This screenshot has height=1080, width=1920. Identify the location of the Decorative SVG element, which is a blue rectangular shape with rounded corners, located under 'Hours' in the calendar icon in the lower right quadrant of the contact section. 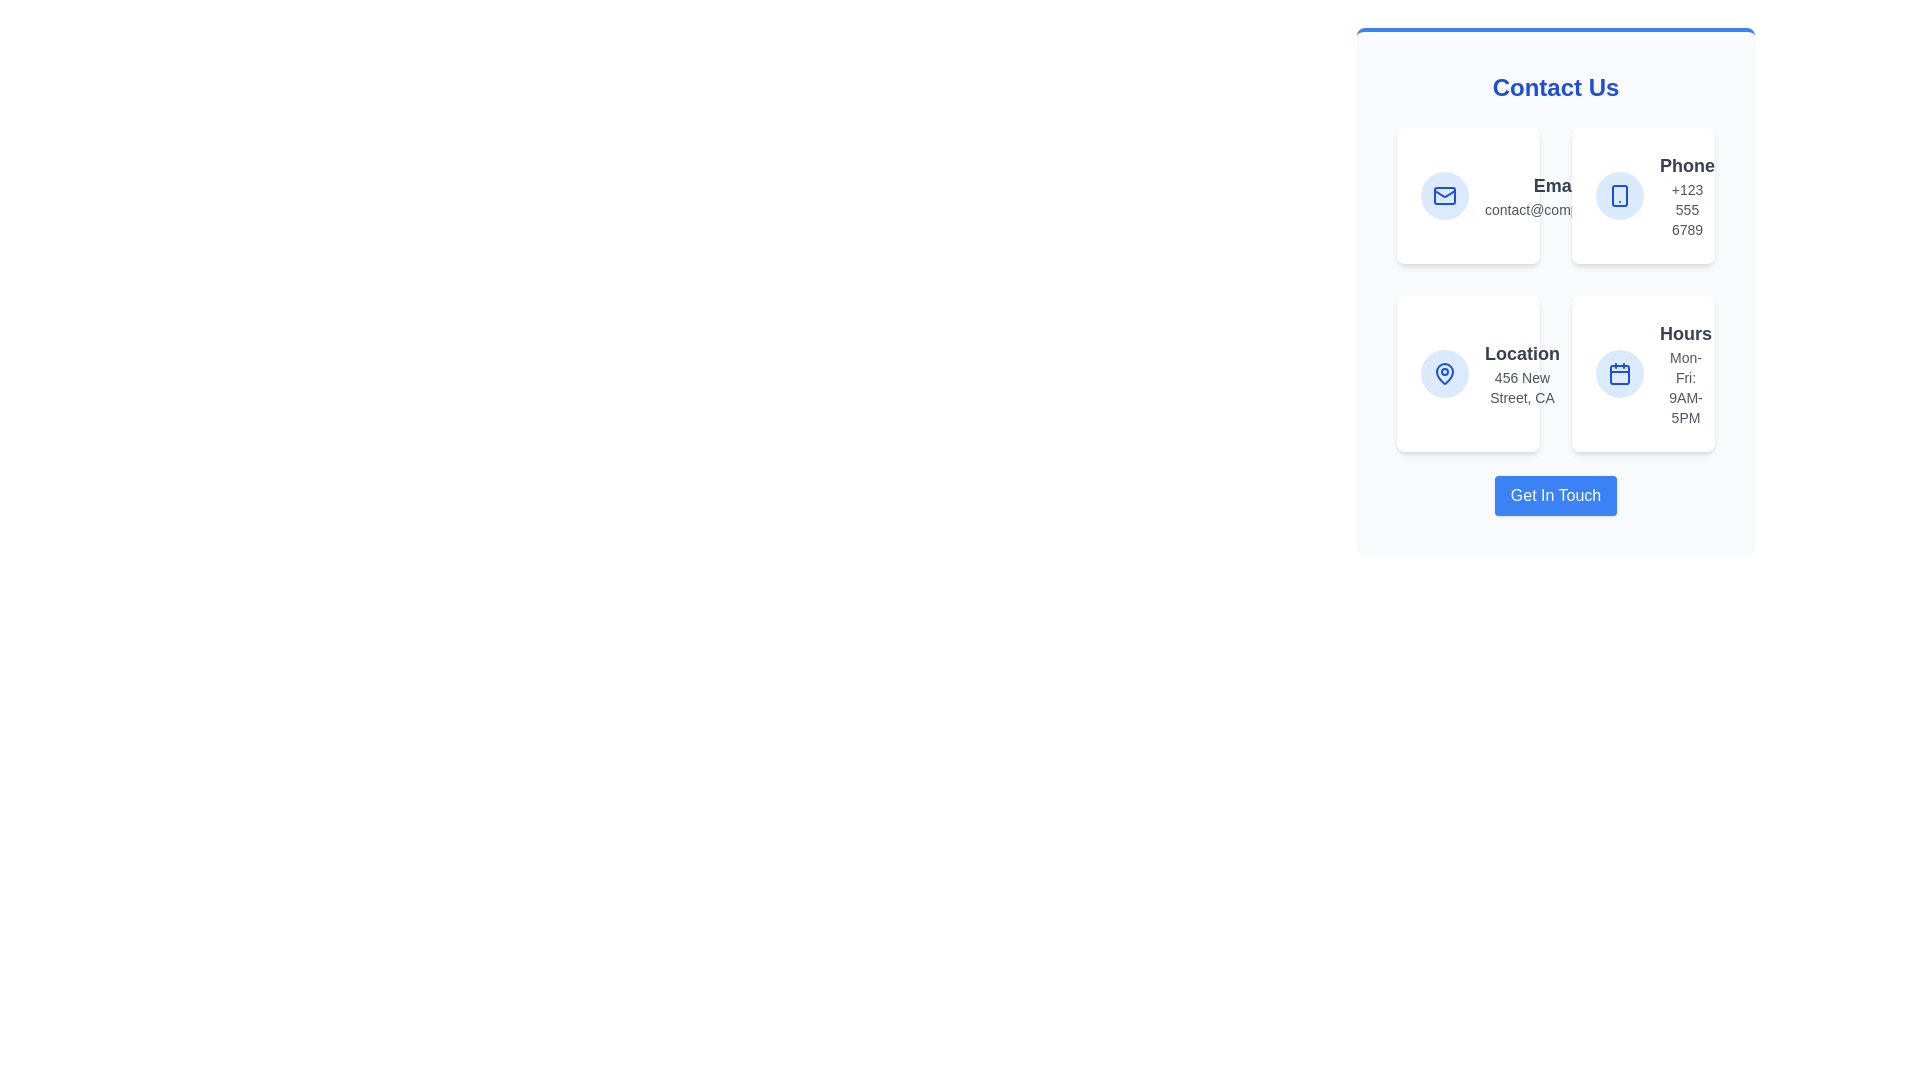
(1620, 374).